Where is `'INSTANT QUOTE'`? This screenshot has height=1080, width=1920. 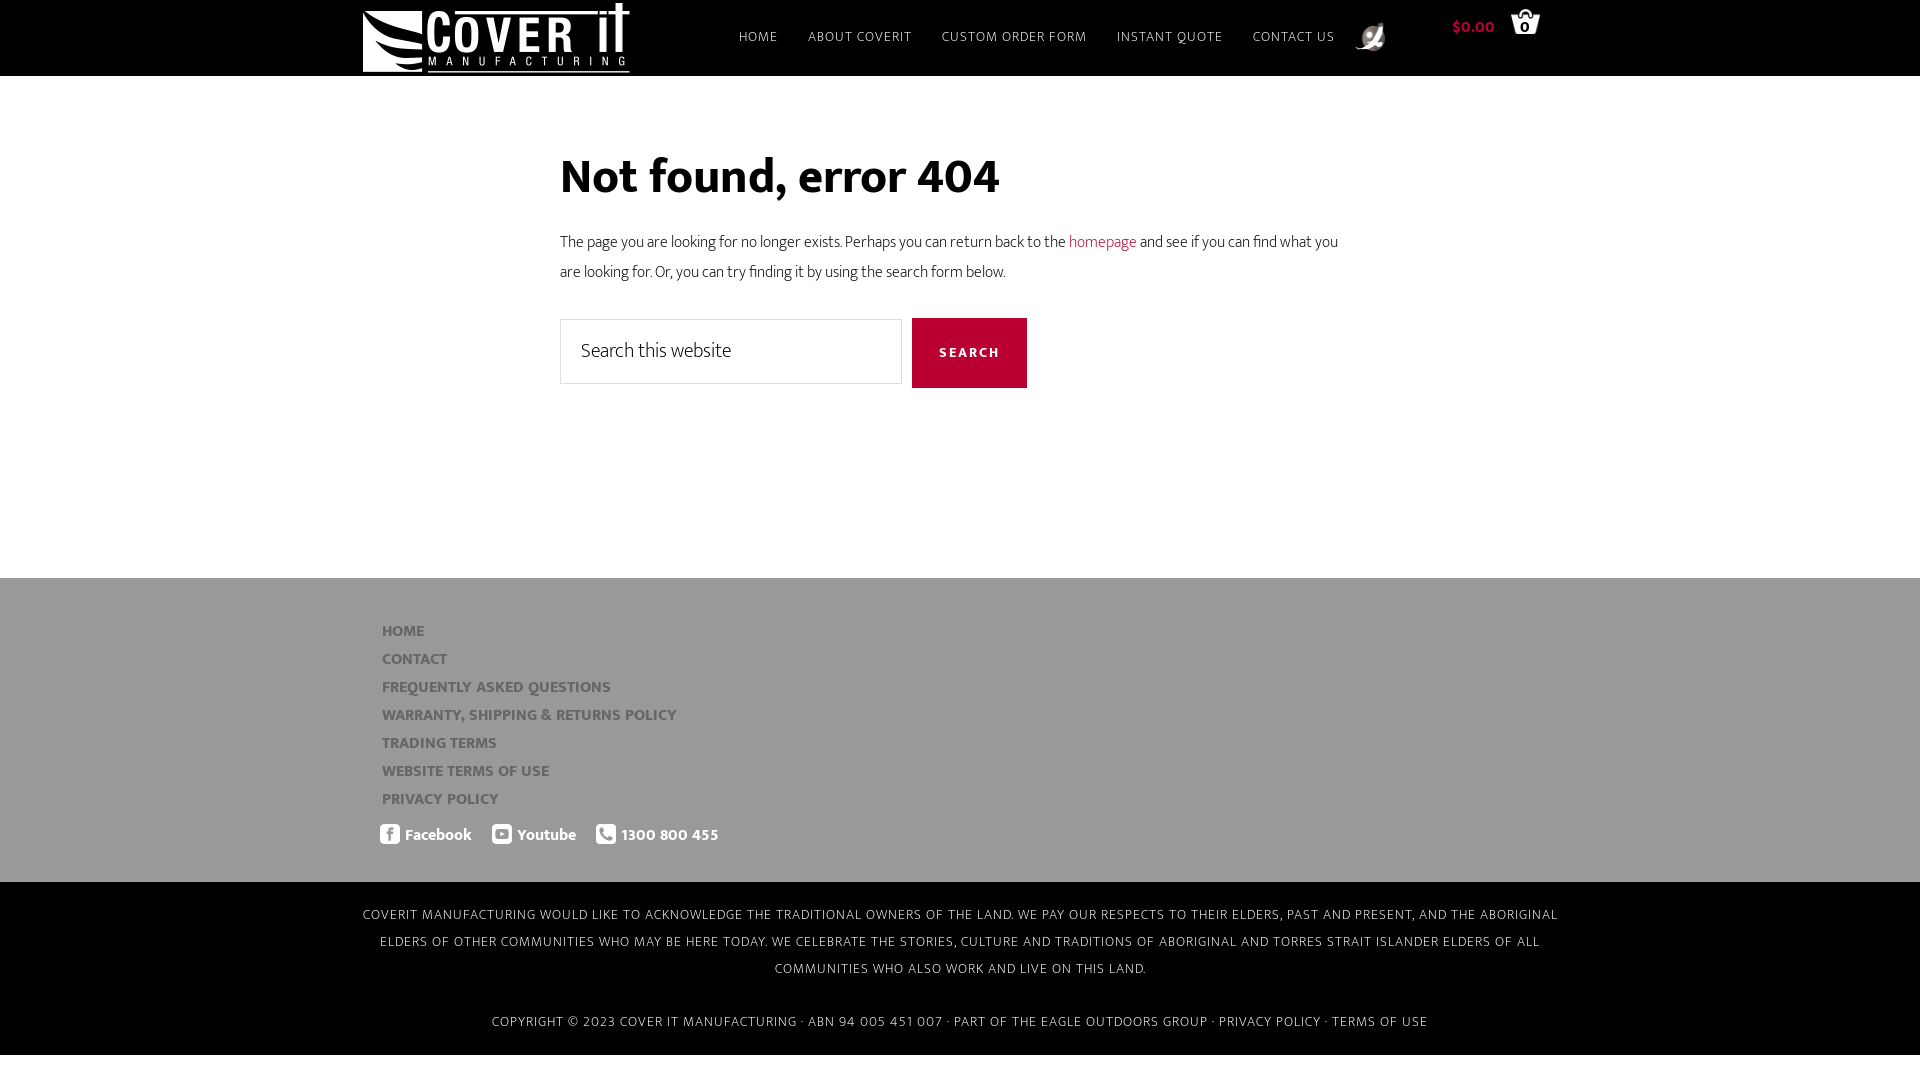
'INSTANT QUOTE' is located at coordinates (1170, 38).